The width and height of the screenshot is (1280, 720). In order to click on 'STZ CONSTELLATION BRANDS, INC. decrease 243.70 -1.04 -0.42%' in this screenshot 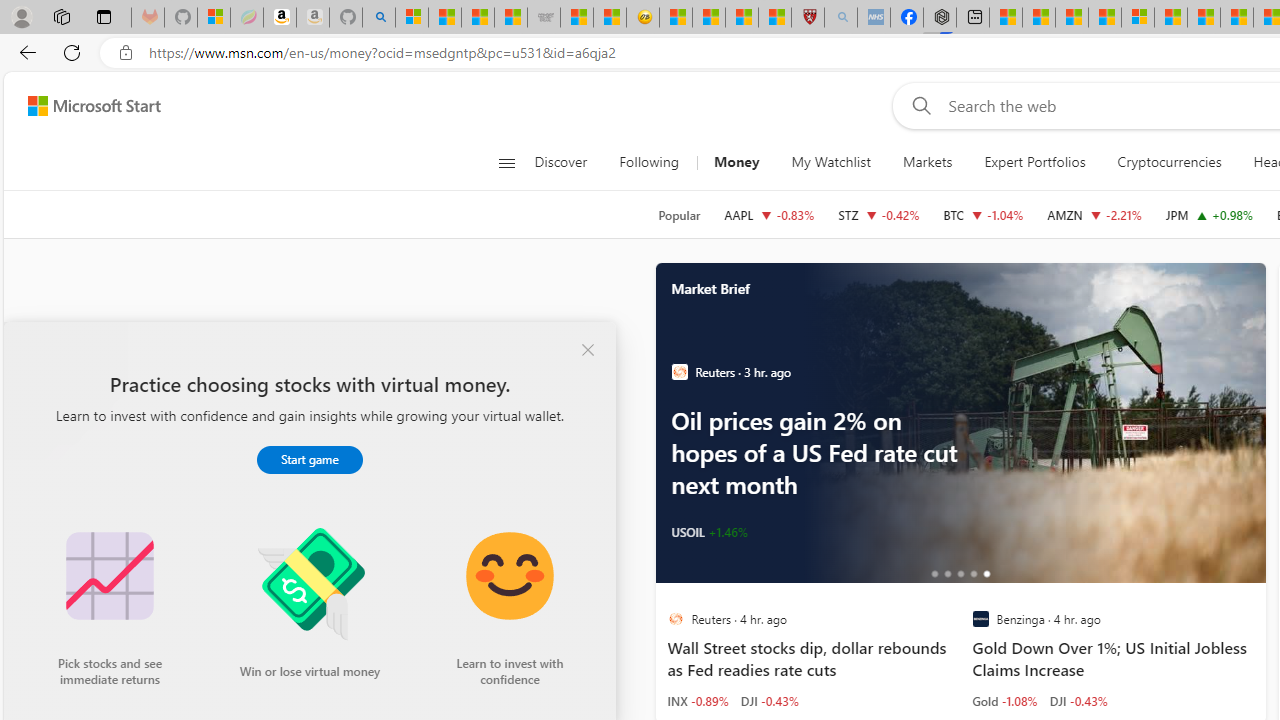, I will do `click(878, 214)`.